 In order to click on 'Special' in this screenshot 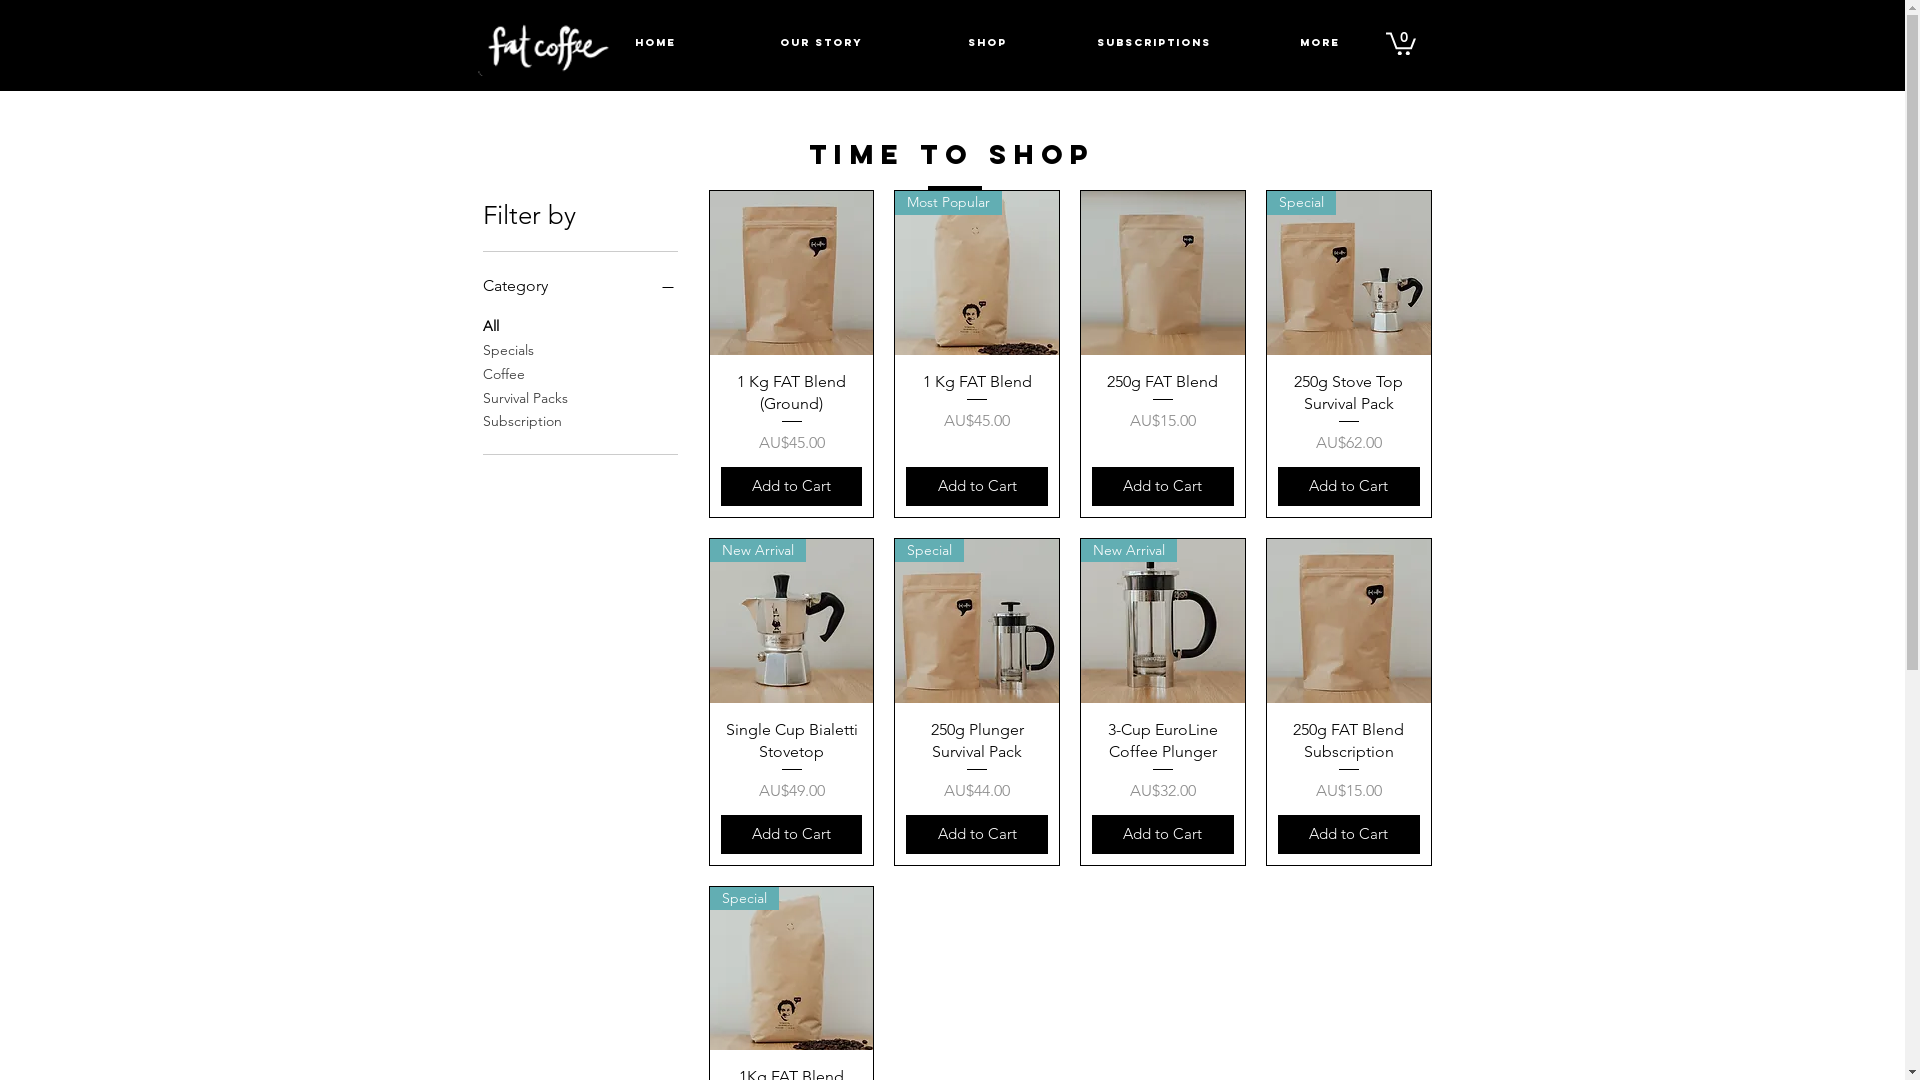, I will do `click(1348, 273)`.